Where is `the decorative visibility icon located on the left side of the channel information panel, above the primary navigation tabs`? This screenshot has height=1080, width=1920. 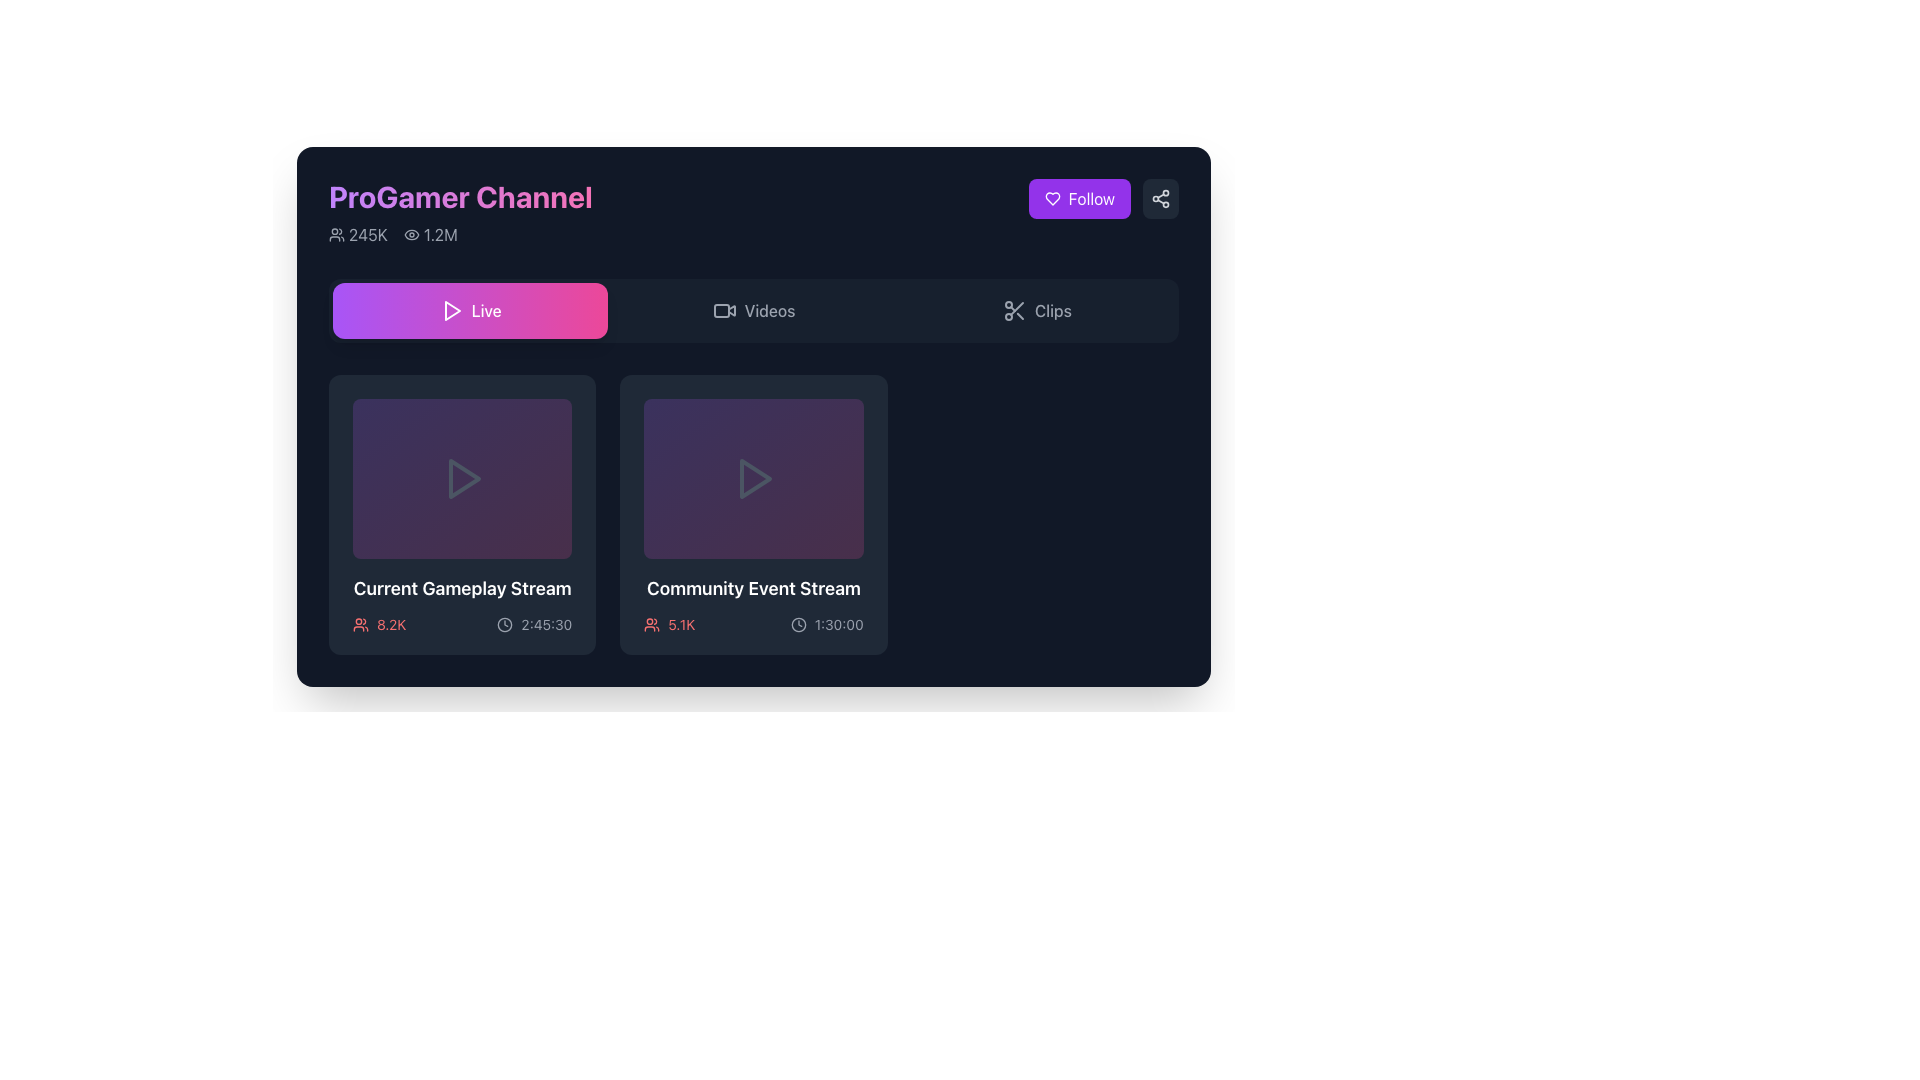
the decorative visibility icon located on the left side of the channel information panel, above the primary navigation tabs is located at coordinates (410, 234).